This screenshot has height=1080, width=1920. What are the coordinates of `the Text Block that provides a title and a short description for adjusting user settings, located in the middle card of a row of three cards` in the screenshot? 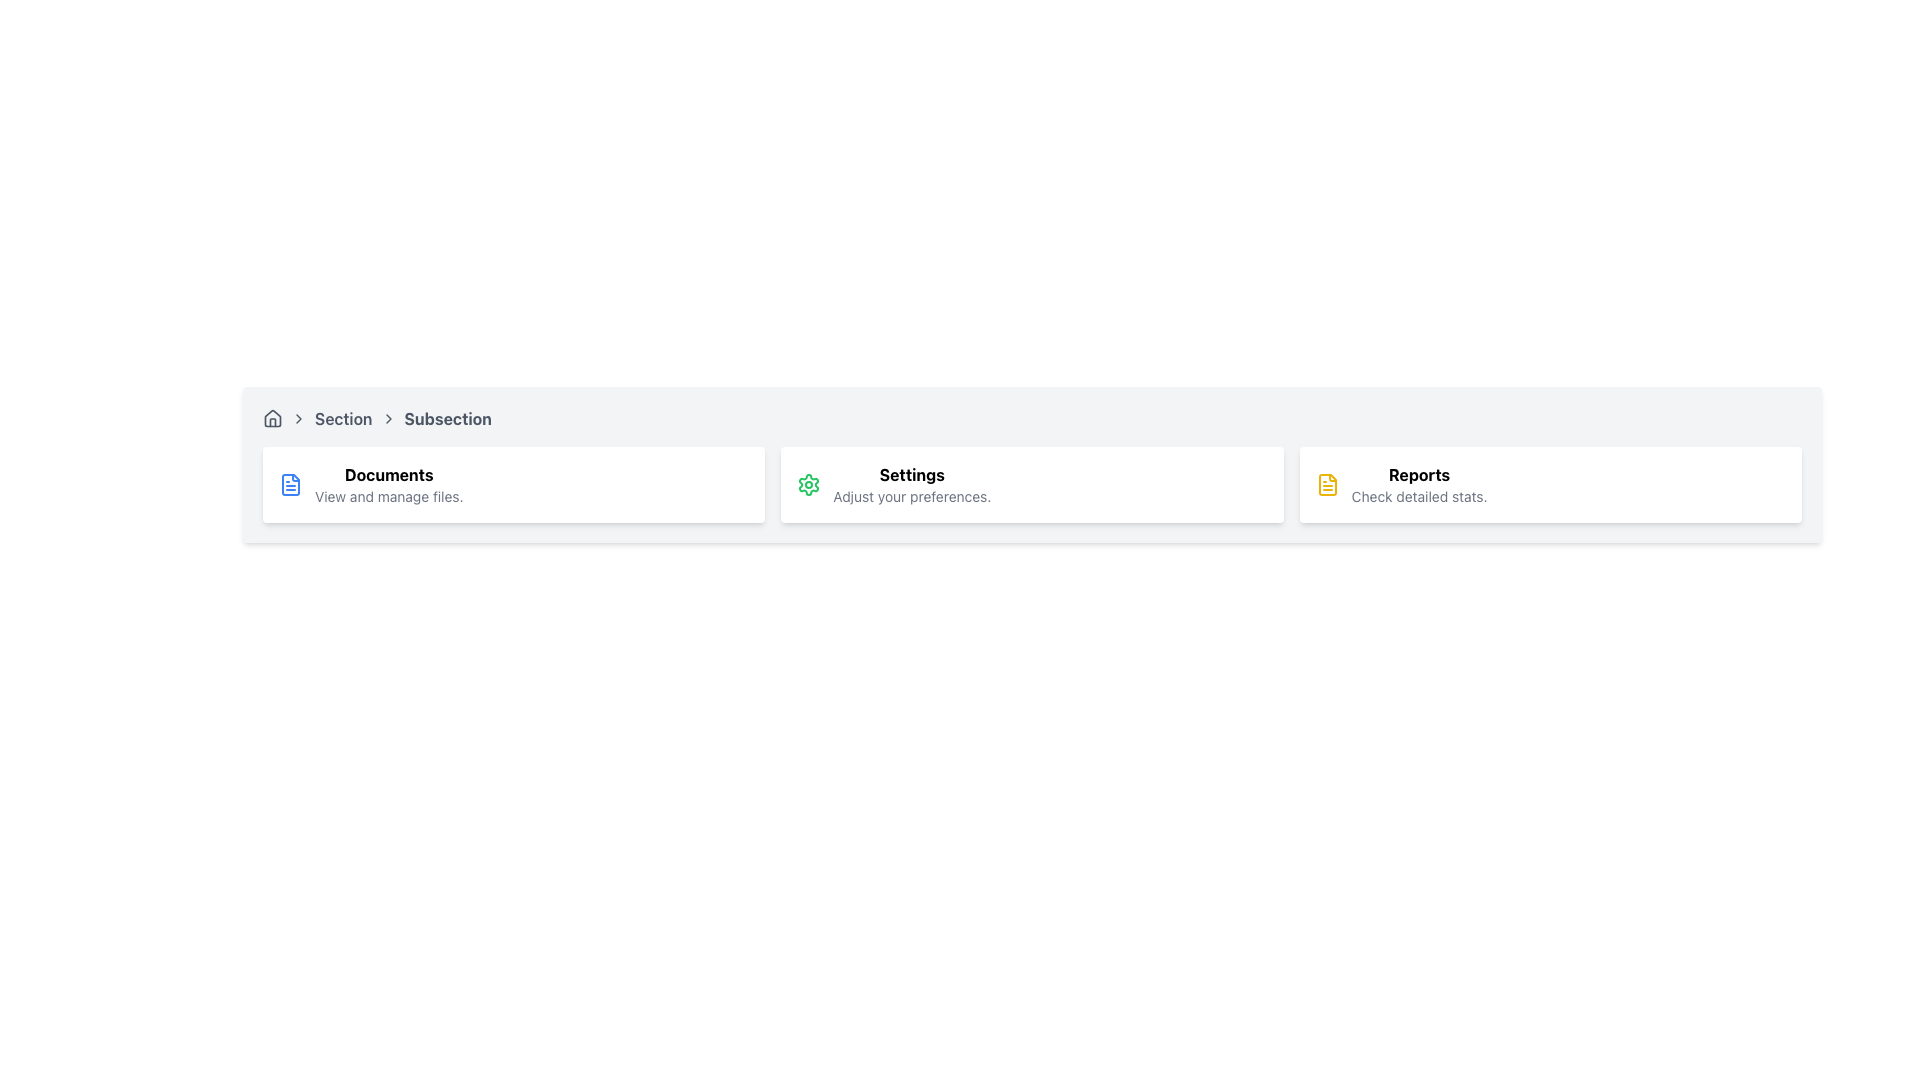 It's located at (911, 485).